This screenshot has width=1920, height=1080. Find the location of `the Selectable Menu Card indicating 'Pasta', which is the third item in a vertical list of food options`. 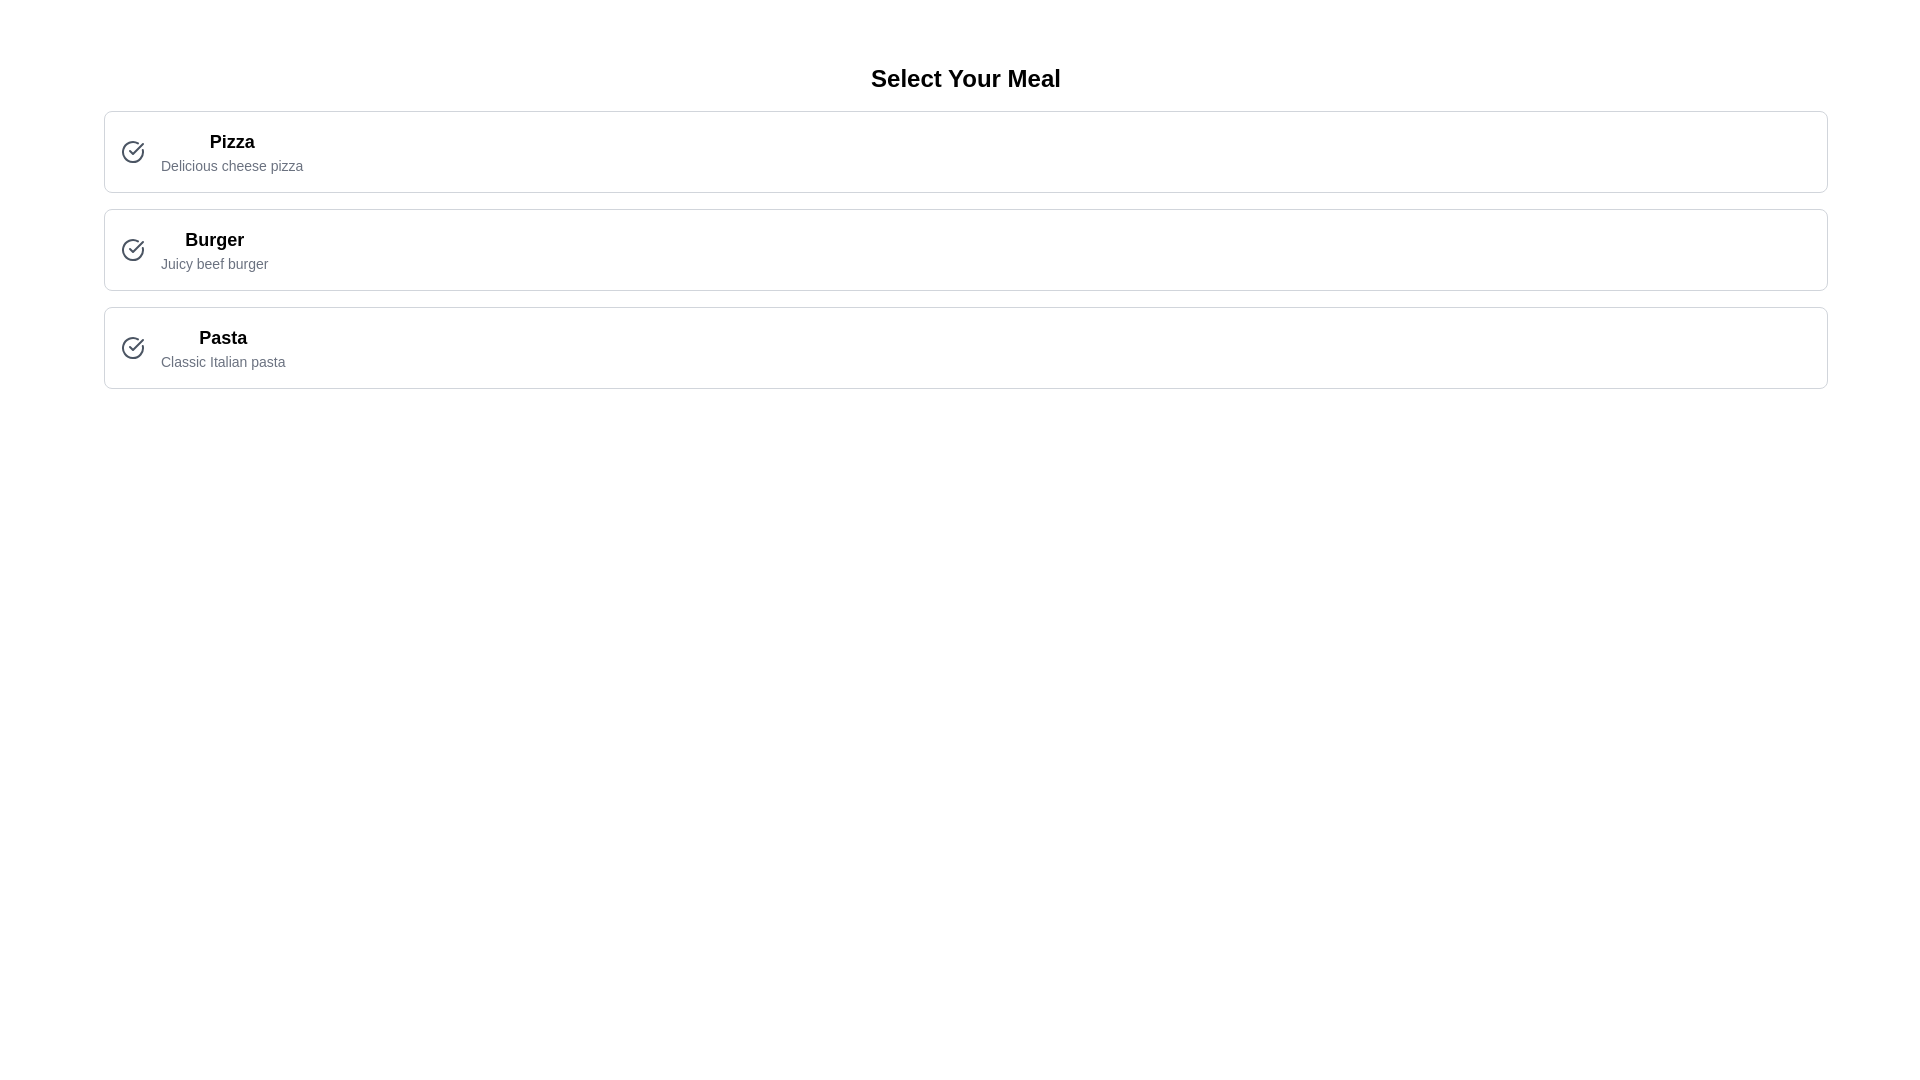

the Selectable Menu Card indicating 'Pasta', which is the third item in a vertical list of food options is located at coordinates (965, 346).